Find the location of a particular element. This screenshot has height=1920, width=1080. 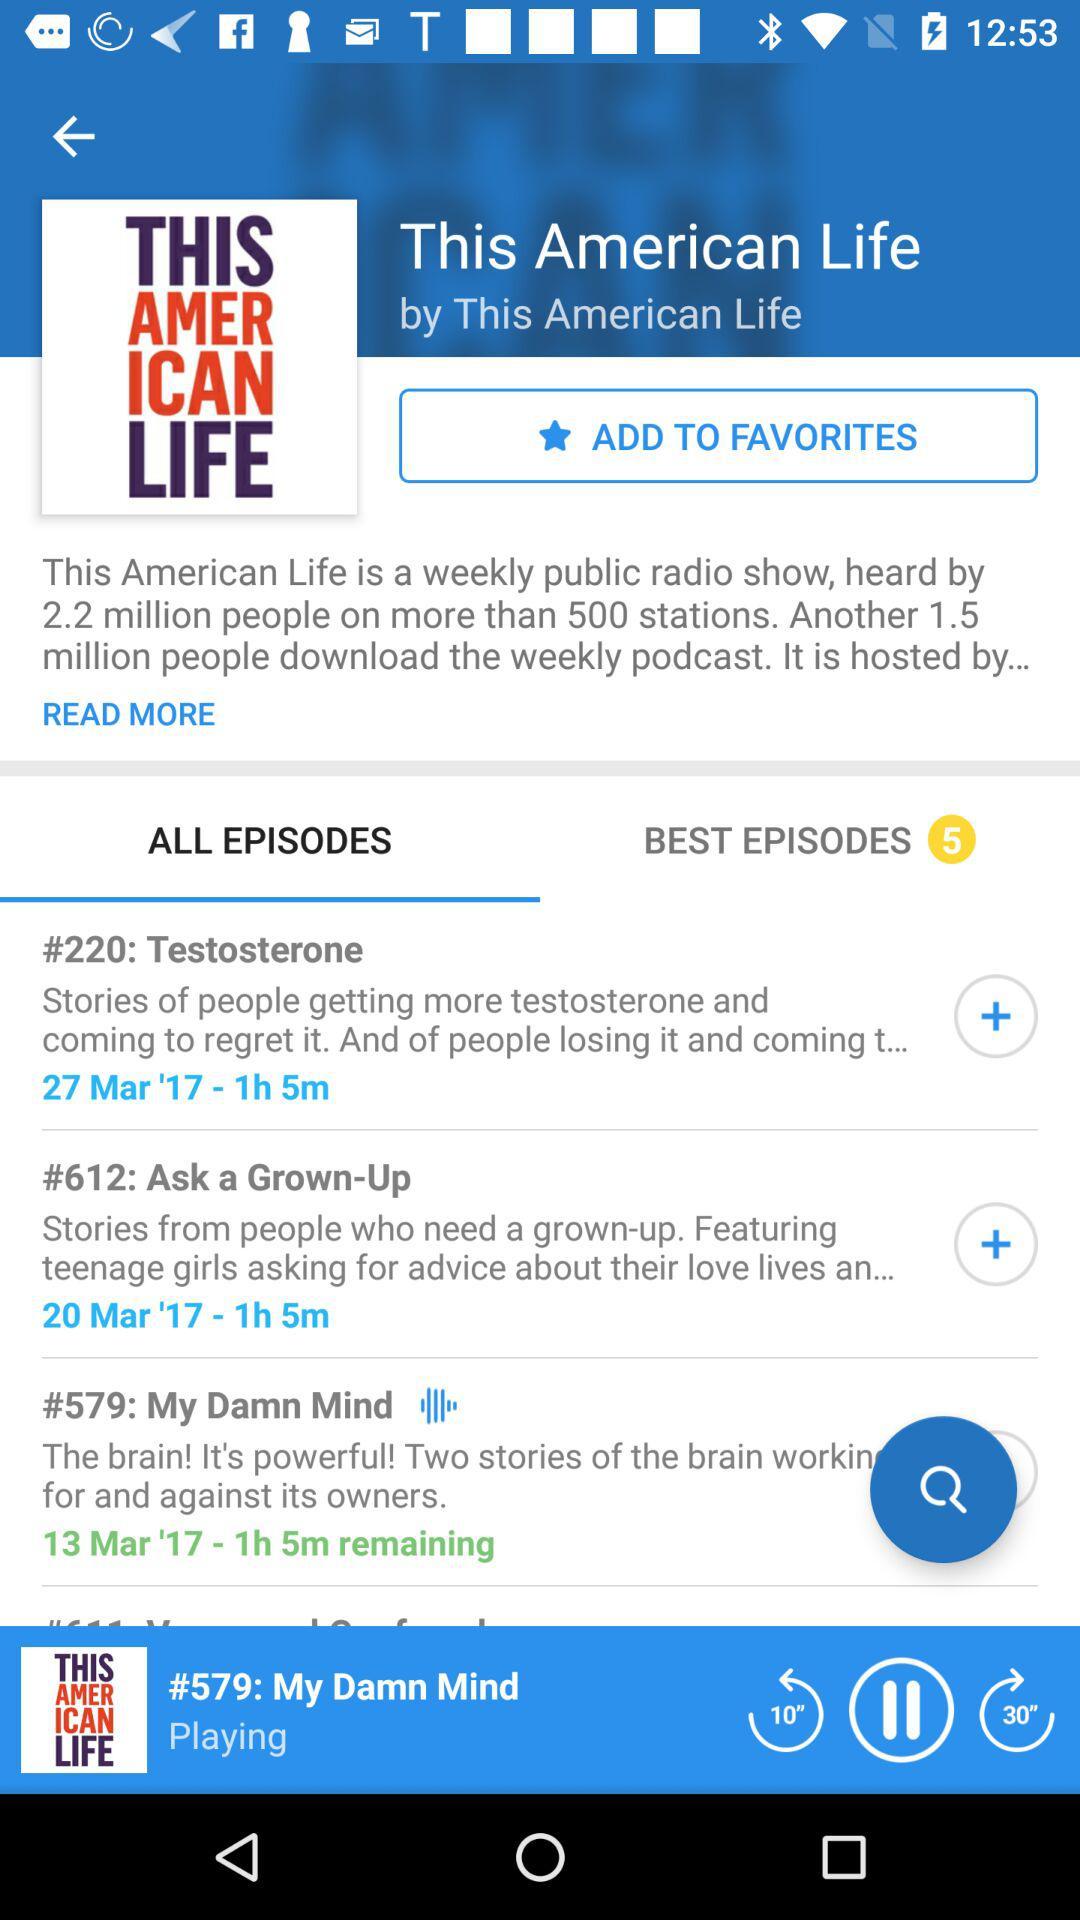

the av_rewind icon is located at coordinates (785, 1708).